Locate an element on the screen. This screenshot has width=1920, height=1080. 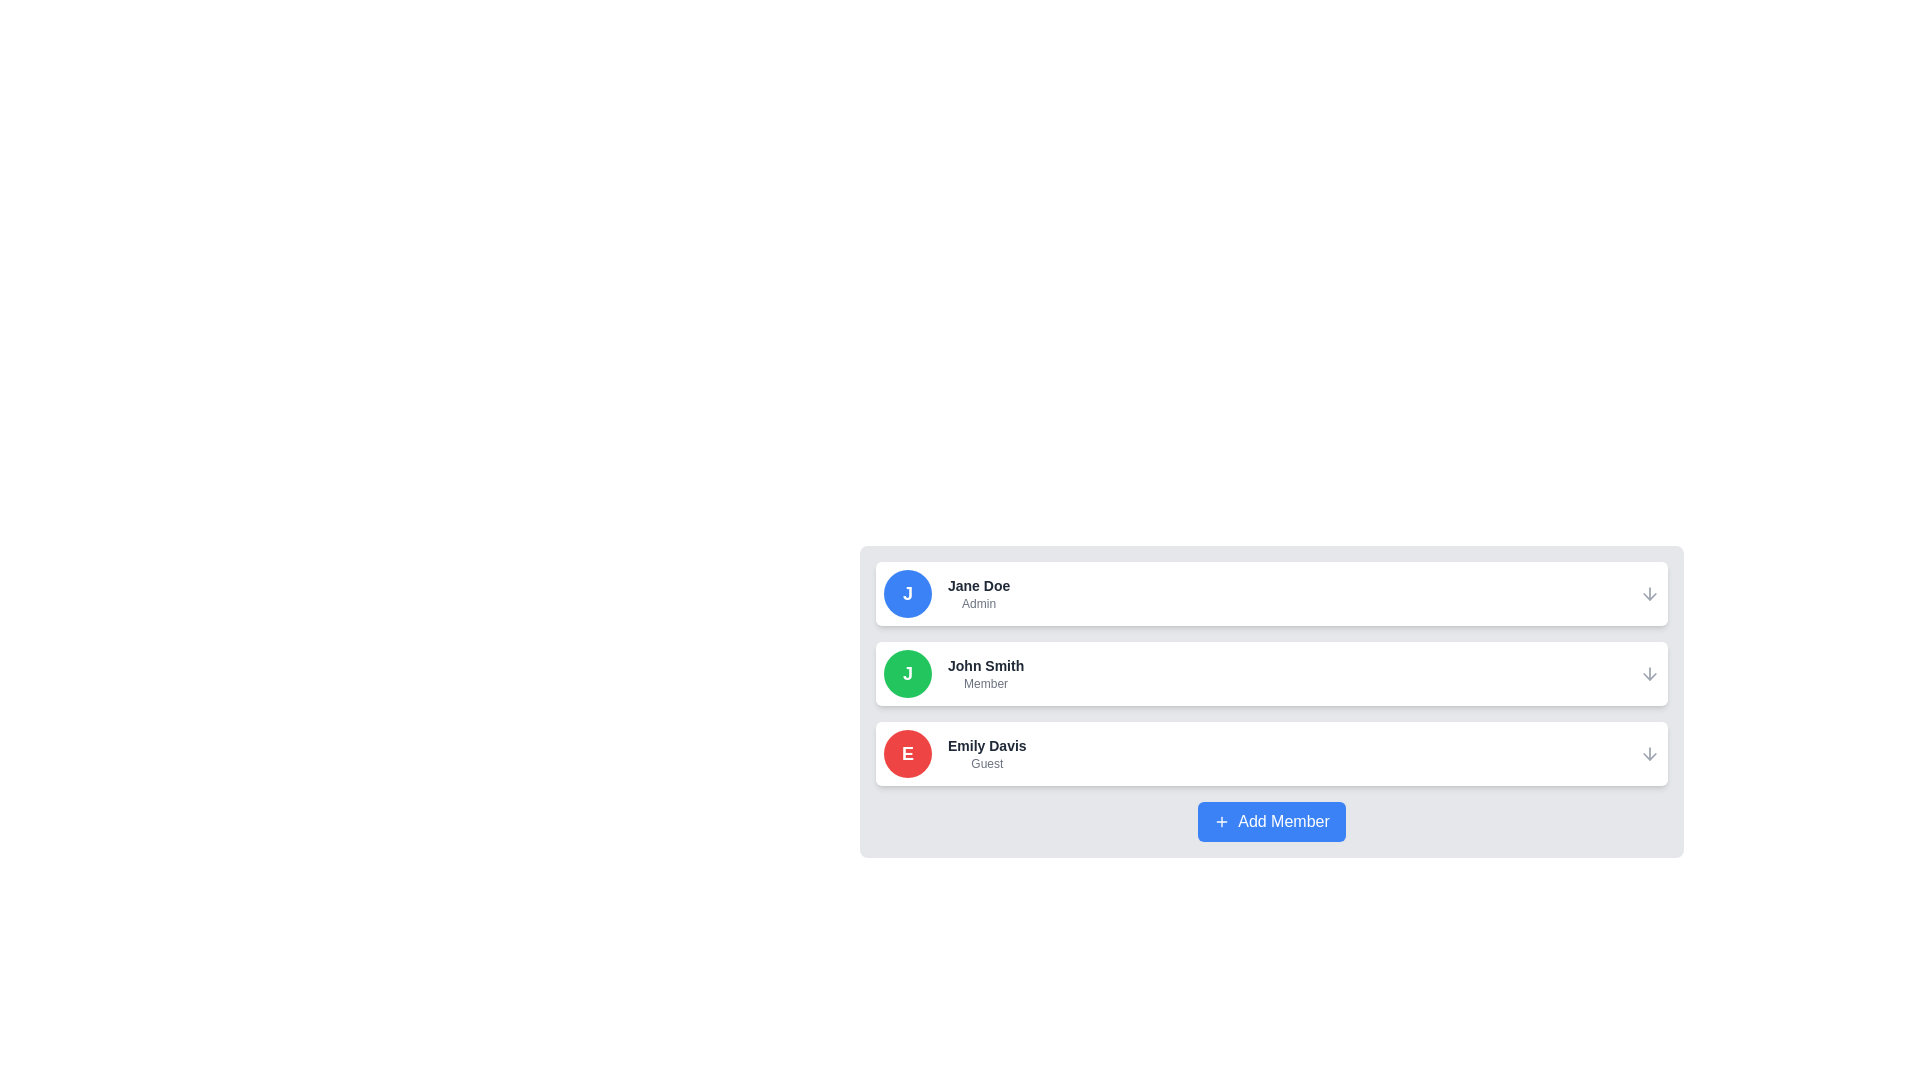
the Icon button located at the far right of the 'Jane Doe' user entry to trigger its hover state is located at coordinates (1650, 593).